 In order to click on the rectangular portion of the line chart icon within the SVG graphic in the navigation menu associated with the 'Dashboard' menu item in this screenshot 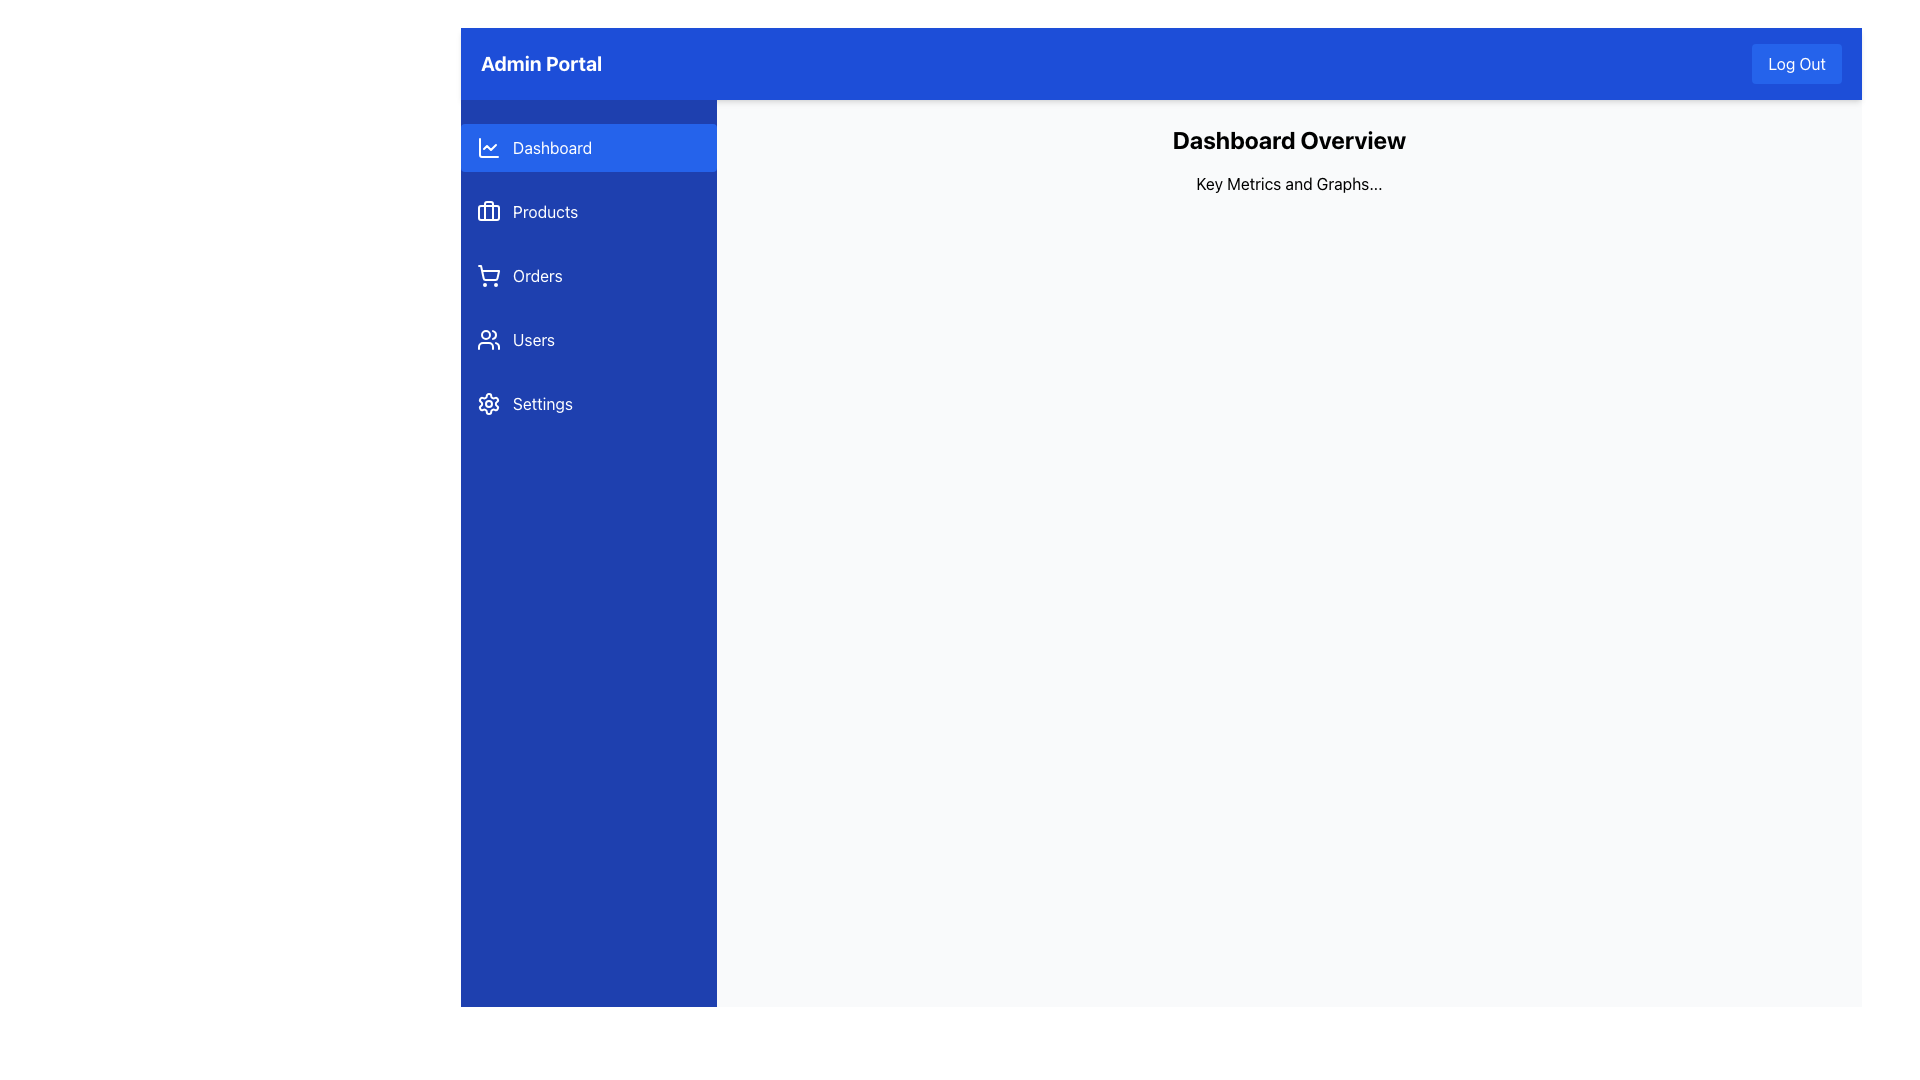, I will do `click(489, 146)`.